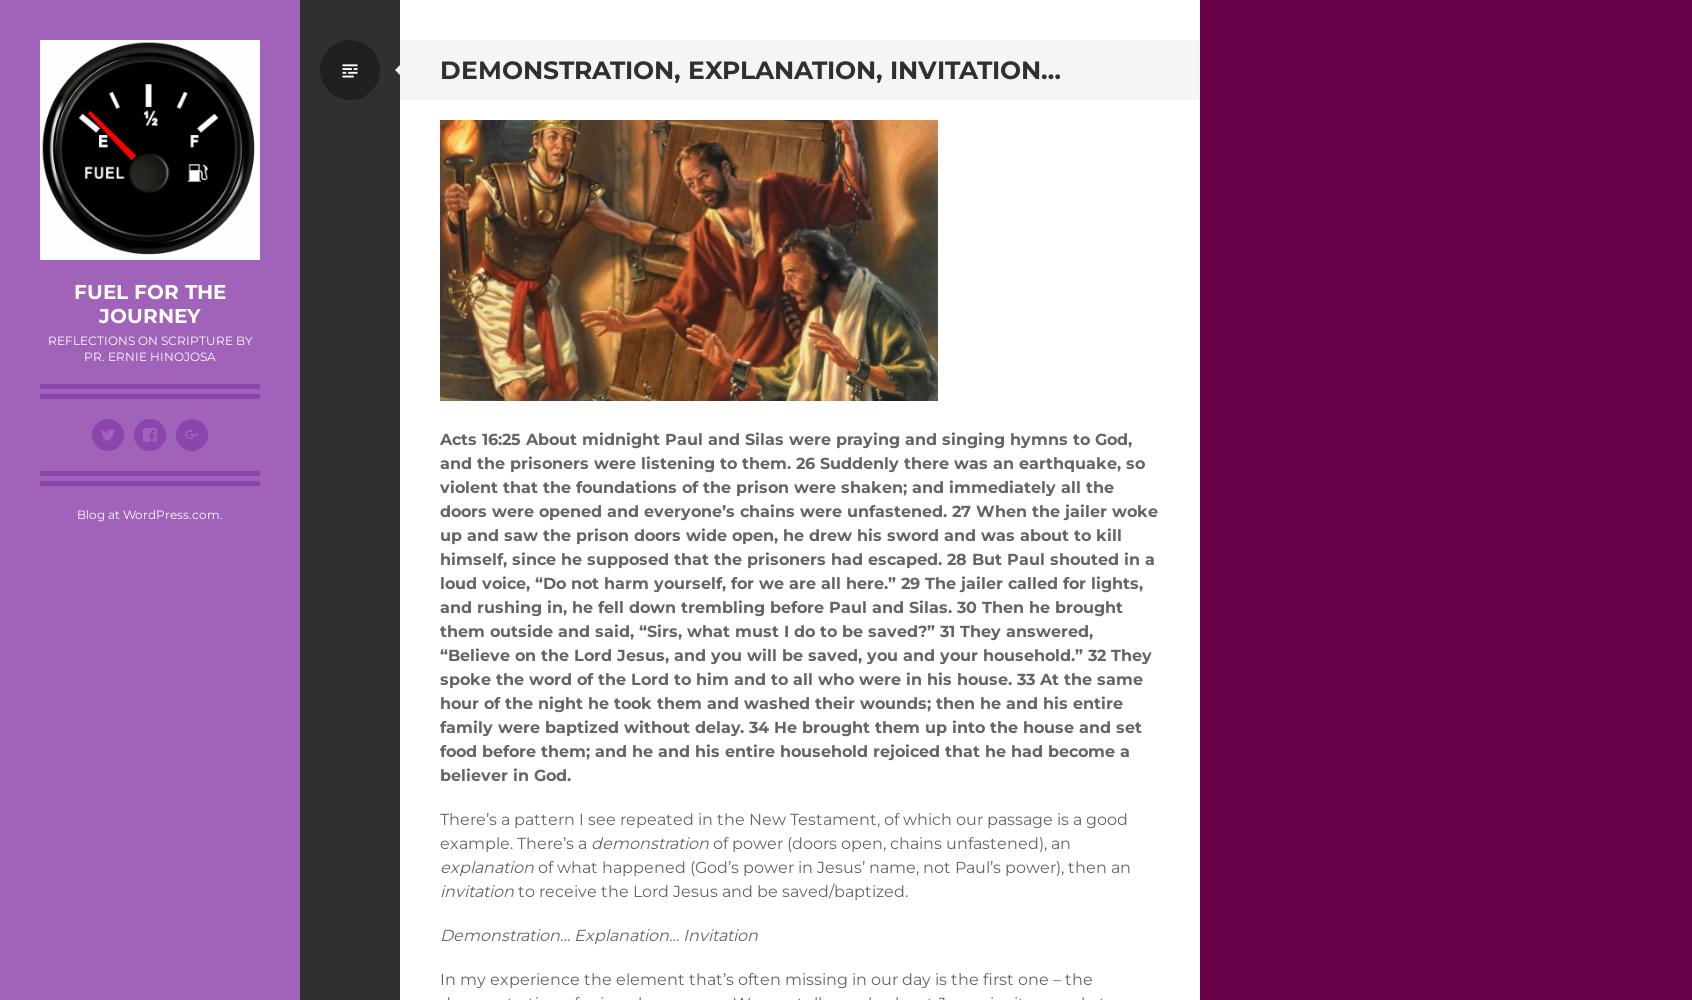  Describe the element at coordinates (485, 865) in the screenshot. I see `'explanation'` at that location.